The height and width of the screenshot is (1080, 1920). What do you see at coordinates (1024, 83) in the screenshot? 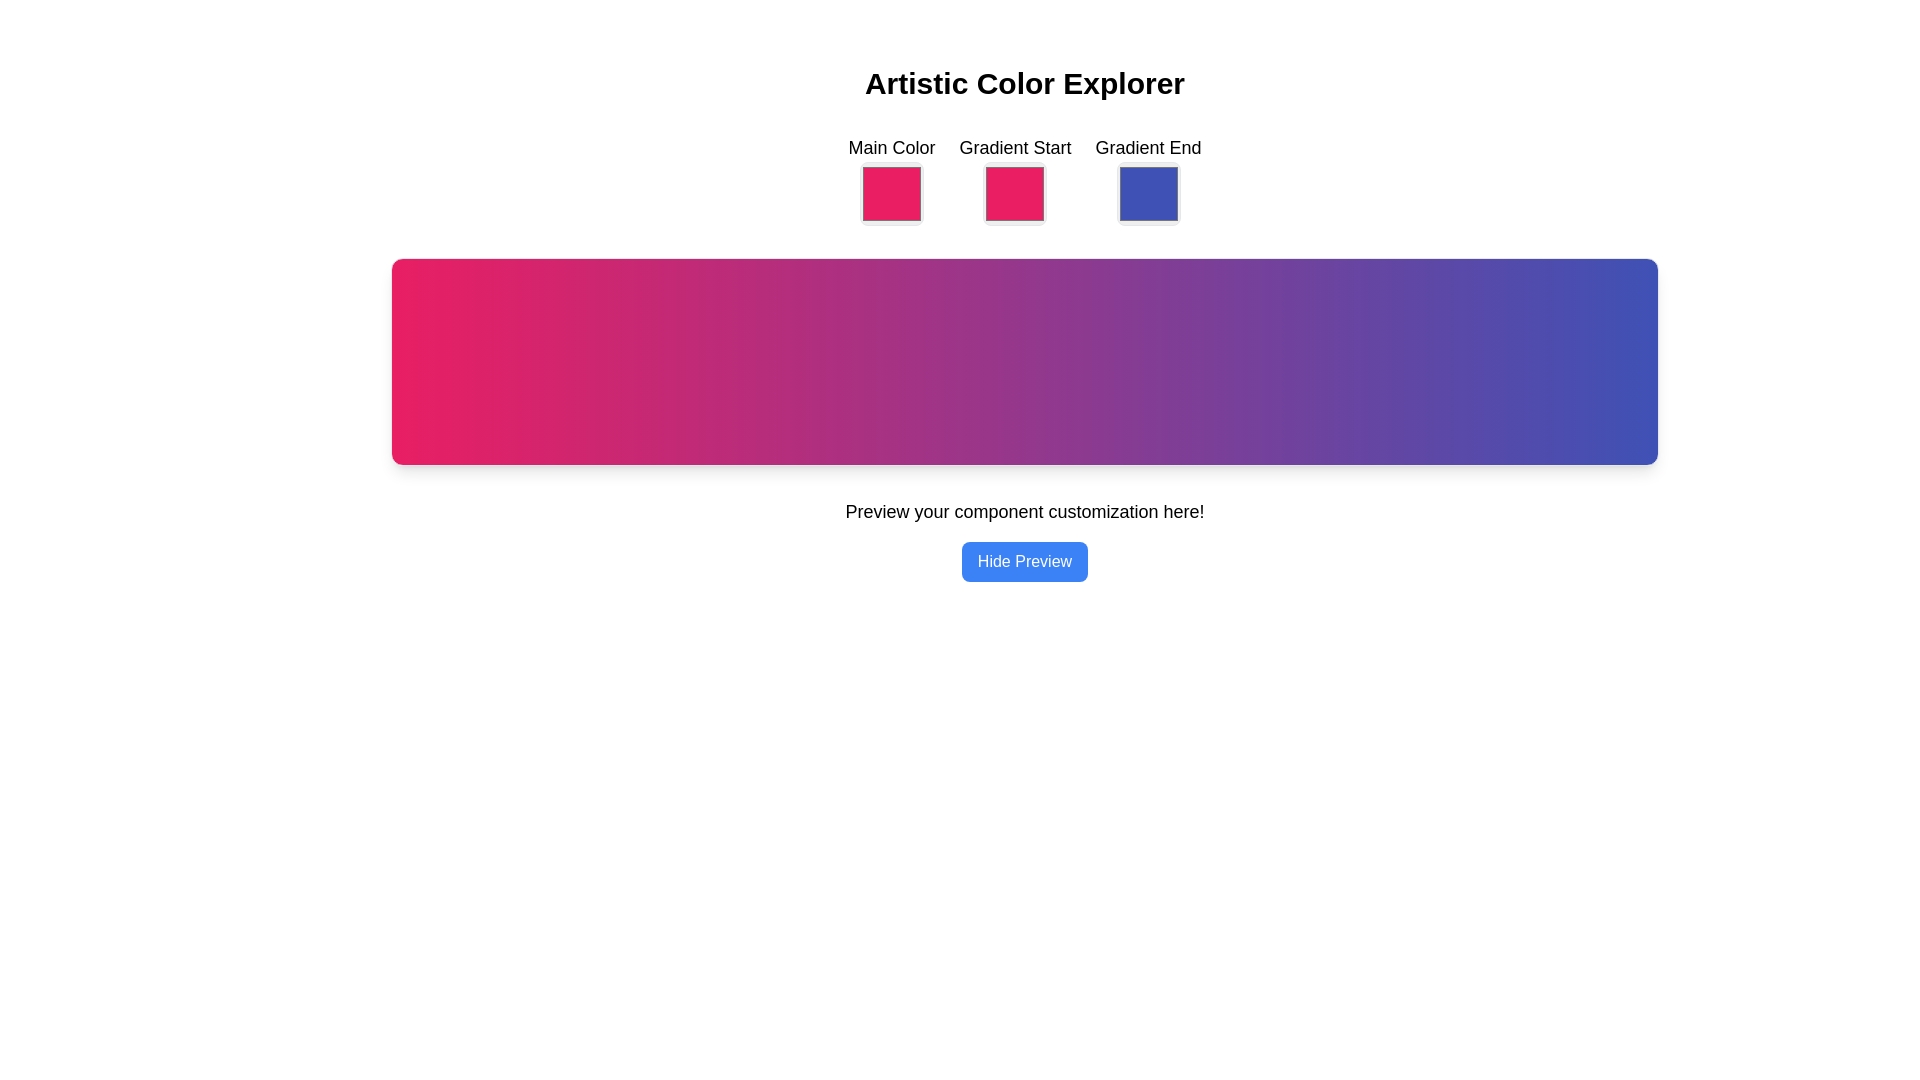
I see `the text label that serves as the title or heading for the interface, which is centrally located at the top, above the sections labeled 'Main Color', 'Gradient Start', and 'Gradient End'` at bounding box center [1024, 83].